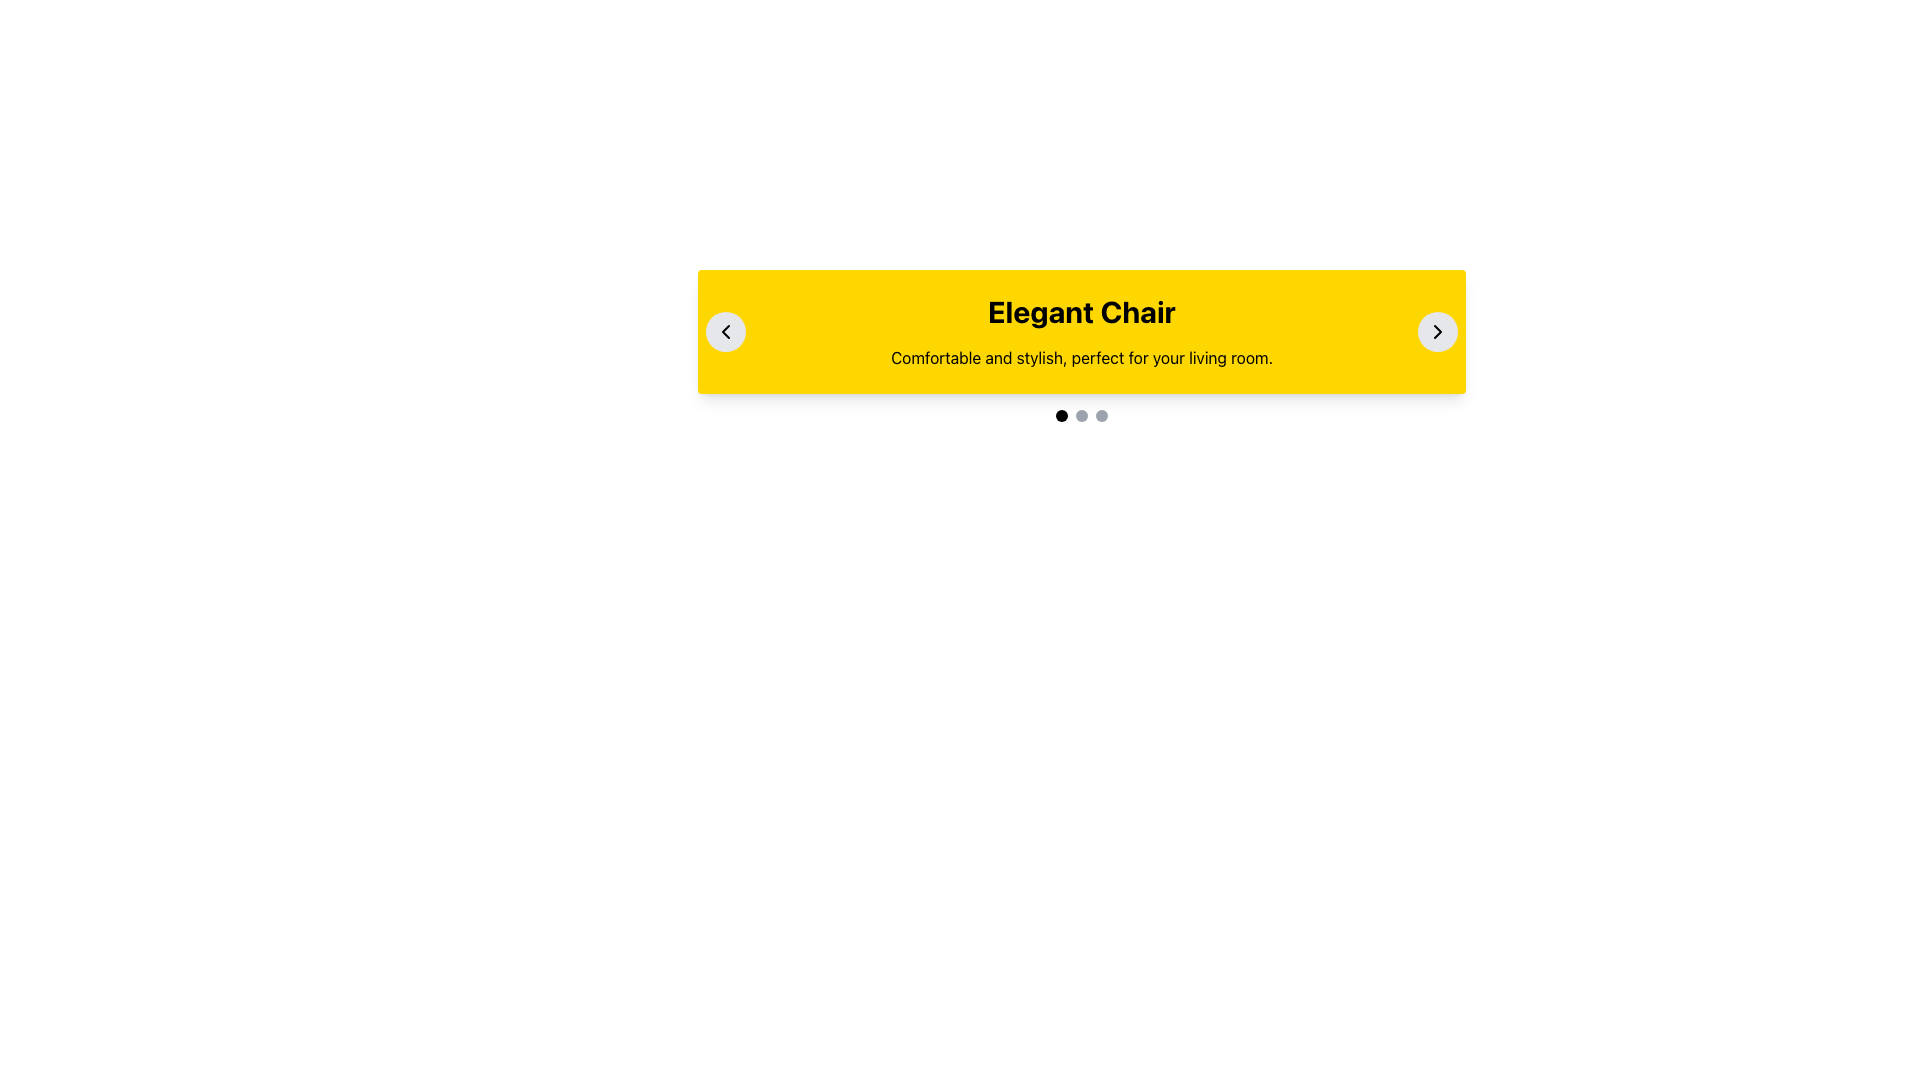  Describe the element at coordinates (1101, 415) in the screenshot. I see `the third small circular button or step indicator below the yellow banner labeled 'Elegant Chair'` at that location.